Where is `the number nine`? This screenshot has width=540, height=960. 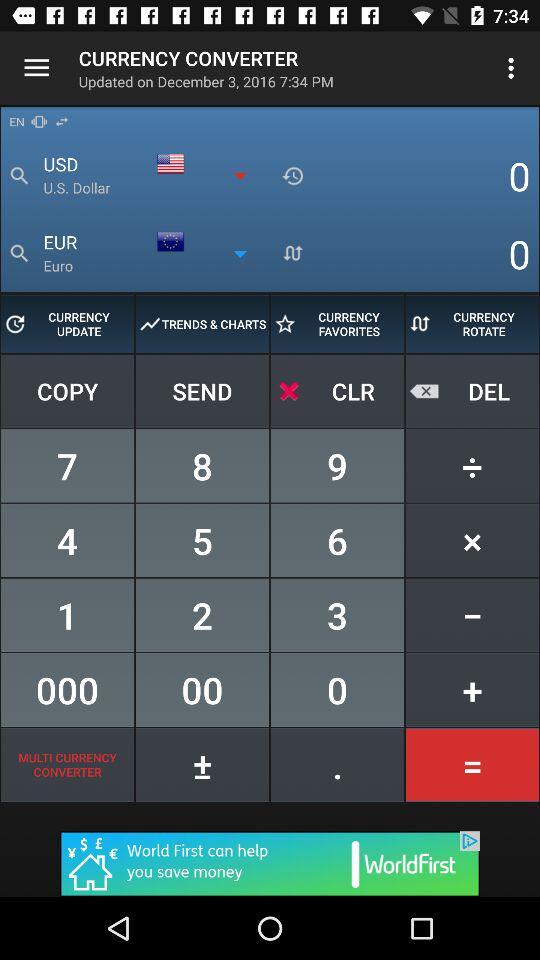
the number nine is located at coordinates (337, 465).